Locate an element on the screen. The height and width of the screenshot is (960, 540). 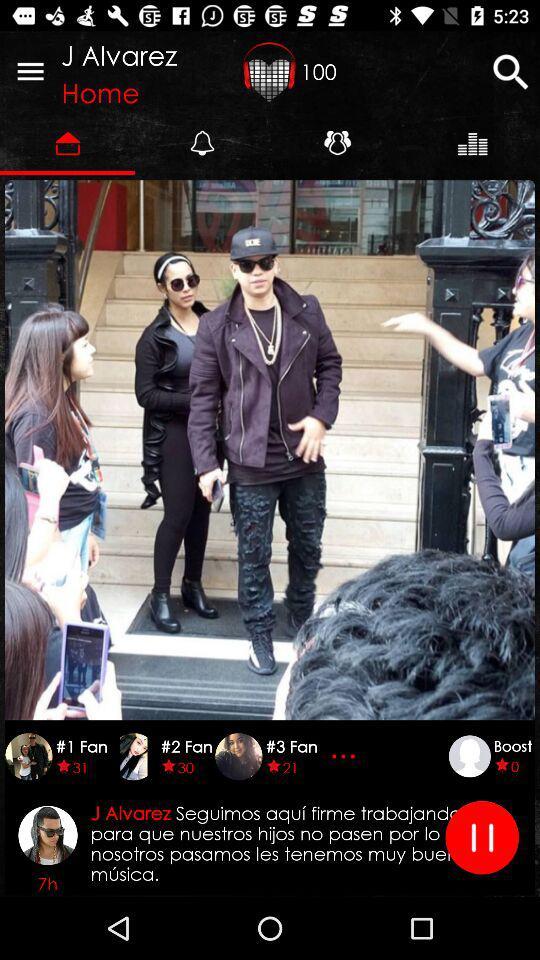
item next to #3 fan icon is located at coordinates (345, 755).